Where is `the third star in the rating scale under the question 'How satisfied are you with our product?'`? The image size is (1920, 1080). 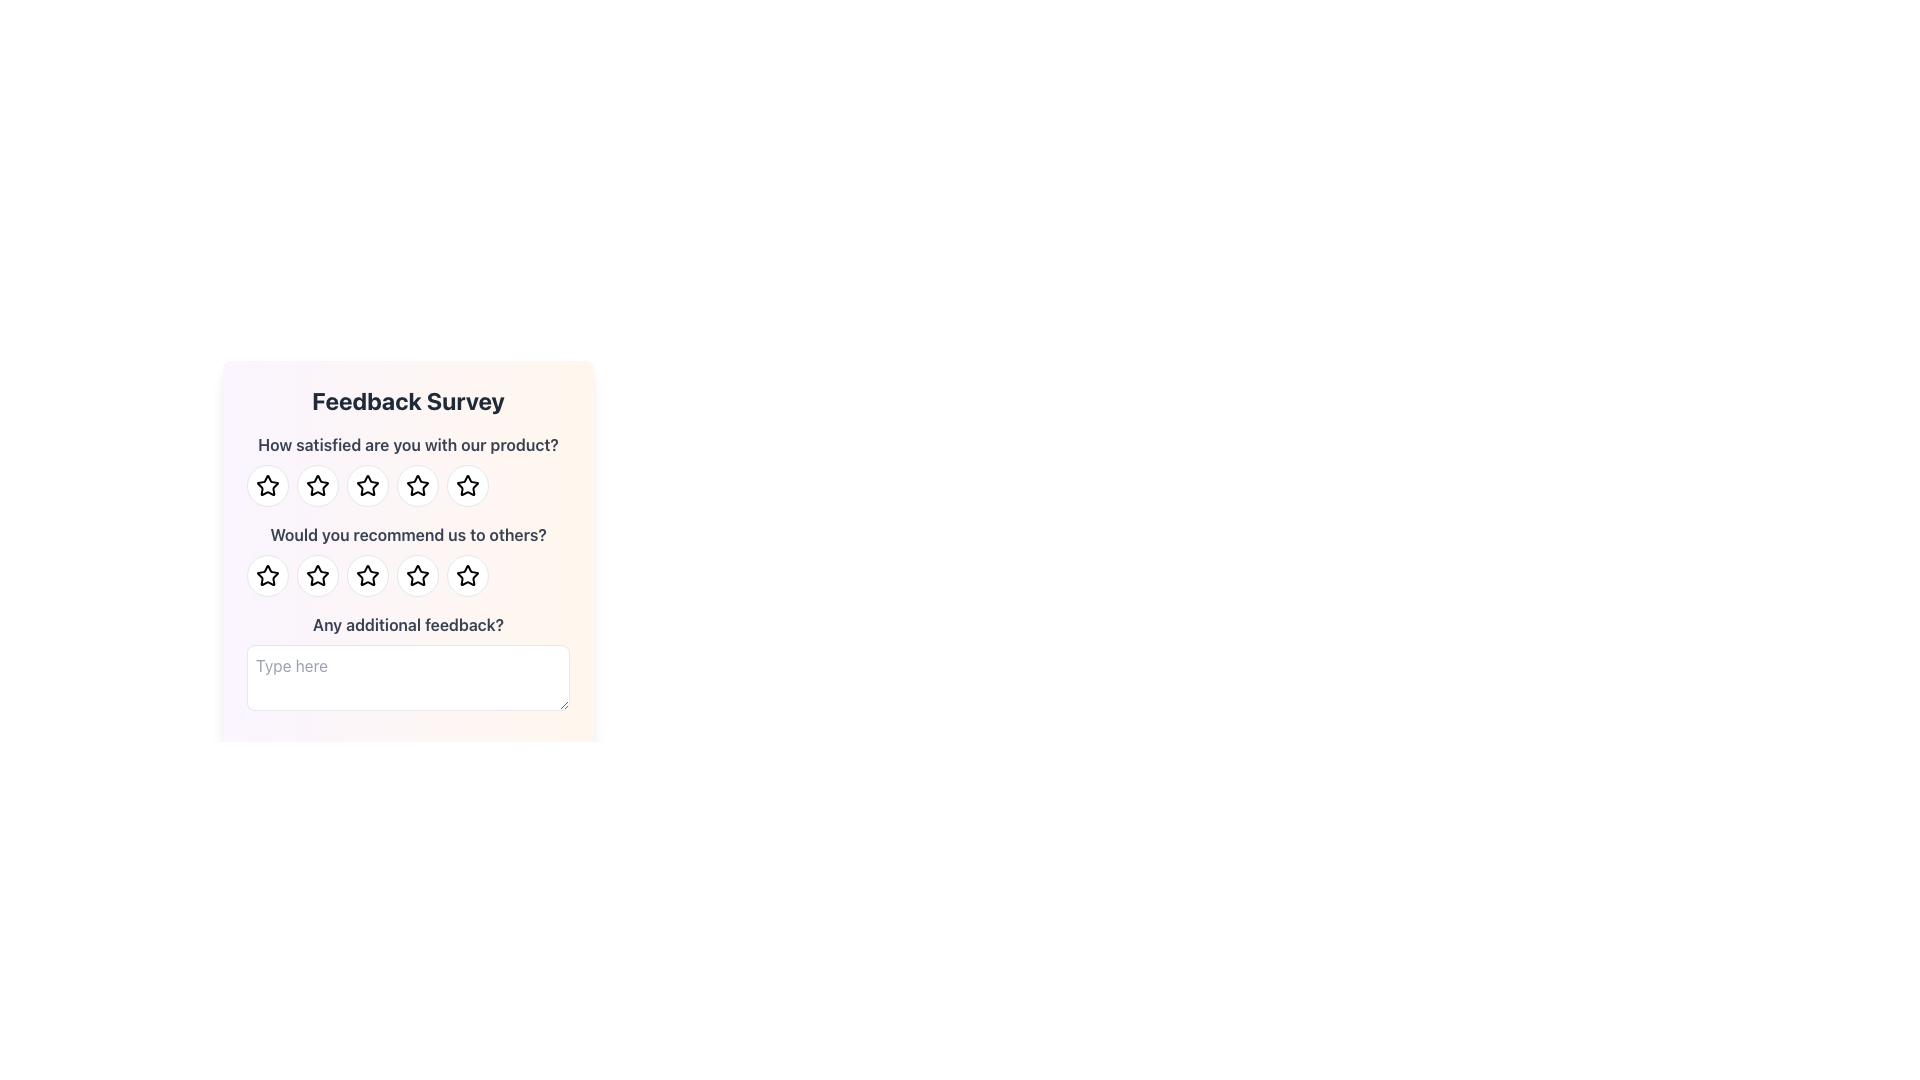 the third star in the rating scale under the question 'How satisfied are you with our product?' is located at coordinates (416, 486).